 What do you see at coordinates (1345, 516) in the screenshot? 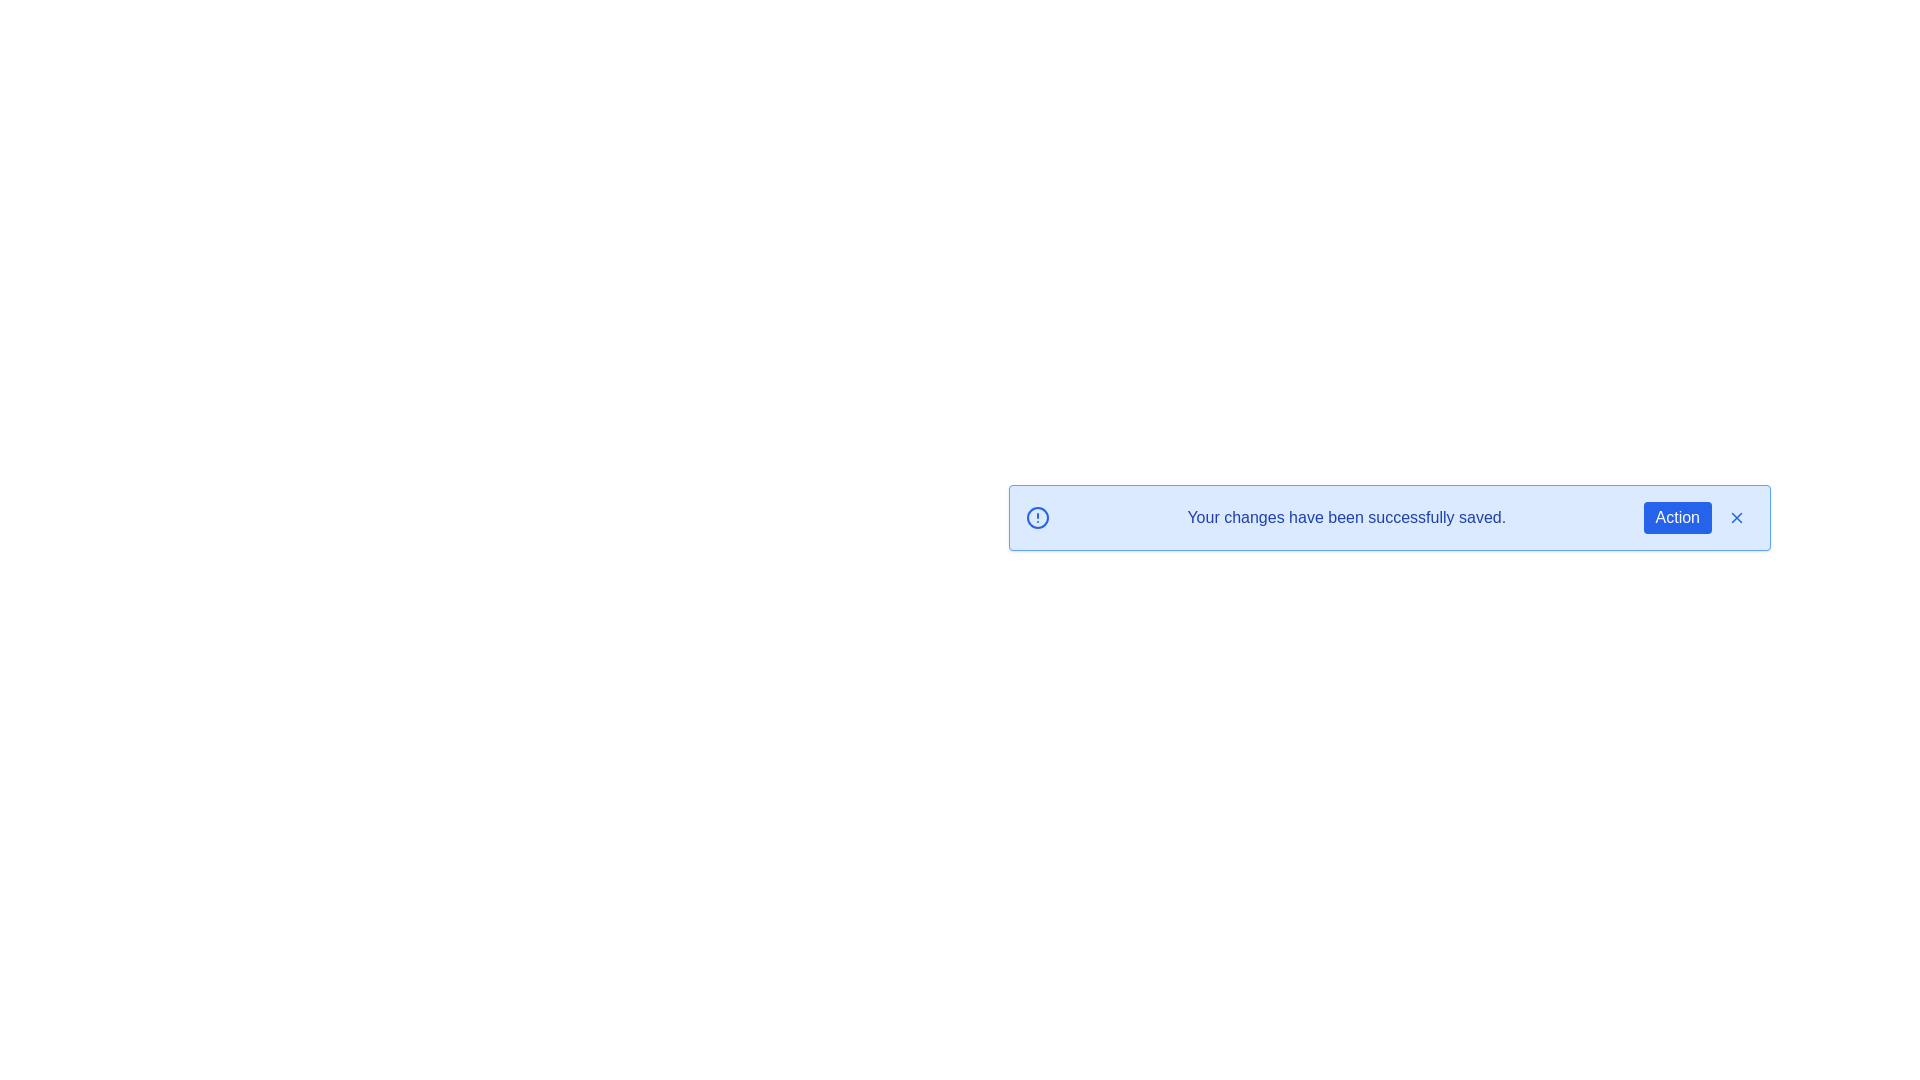
I see `the message text 'Your changes have been successfully saved.'` at bounding box center [1345, 516].